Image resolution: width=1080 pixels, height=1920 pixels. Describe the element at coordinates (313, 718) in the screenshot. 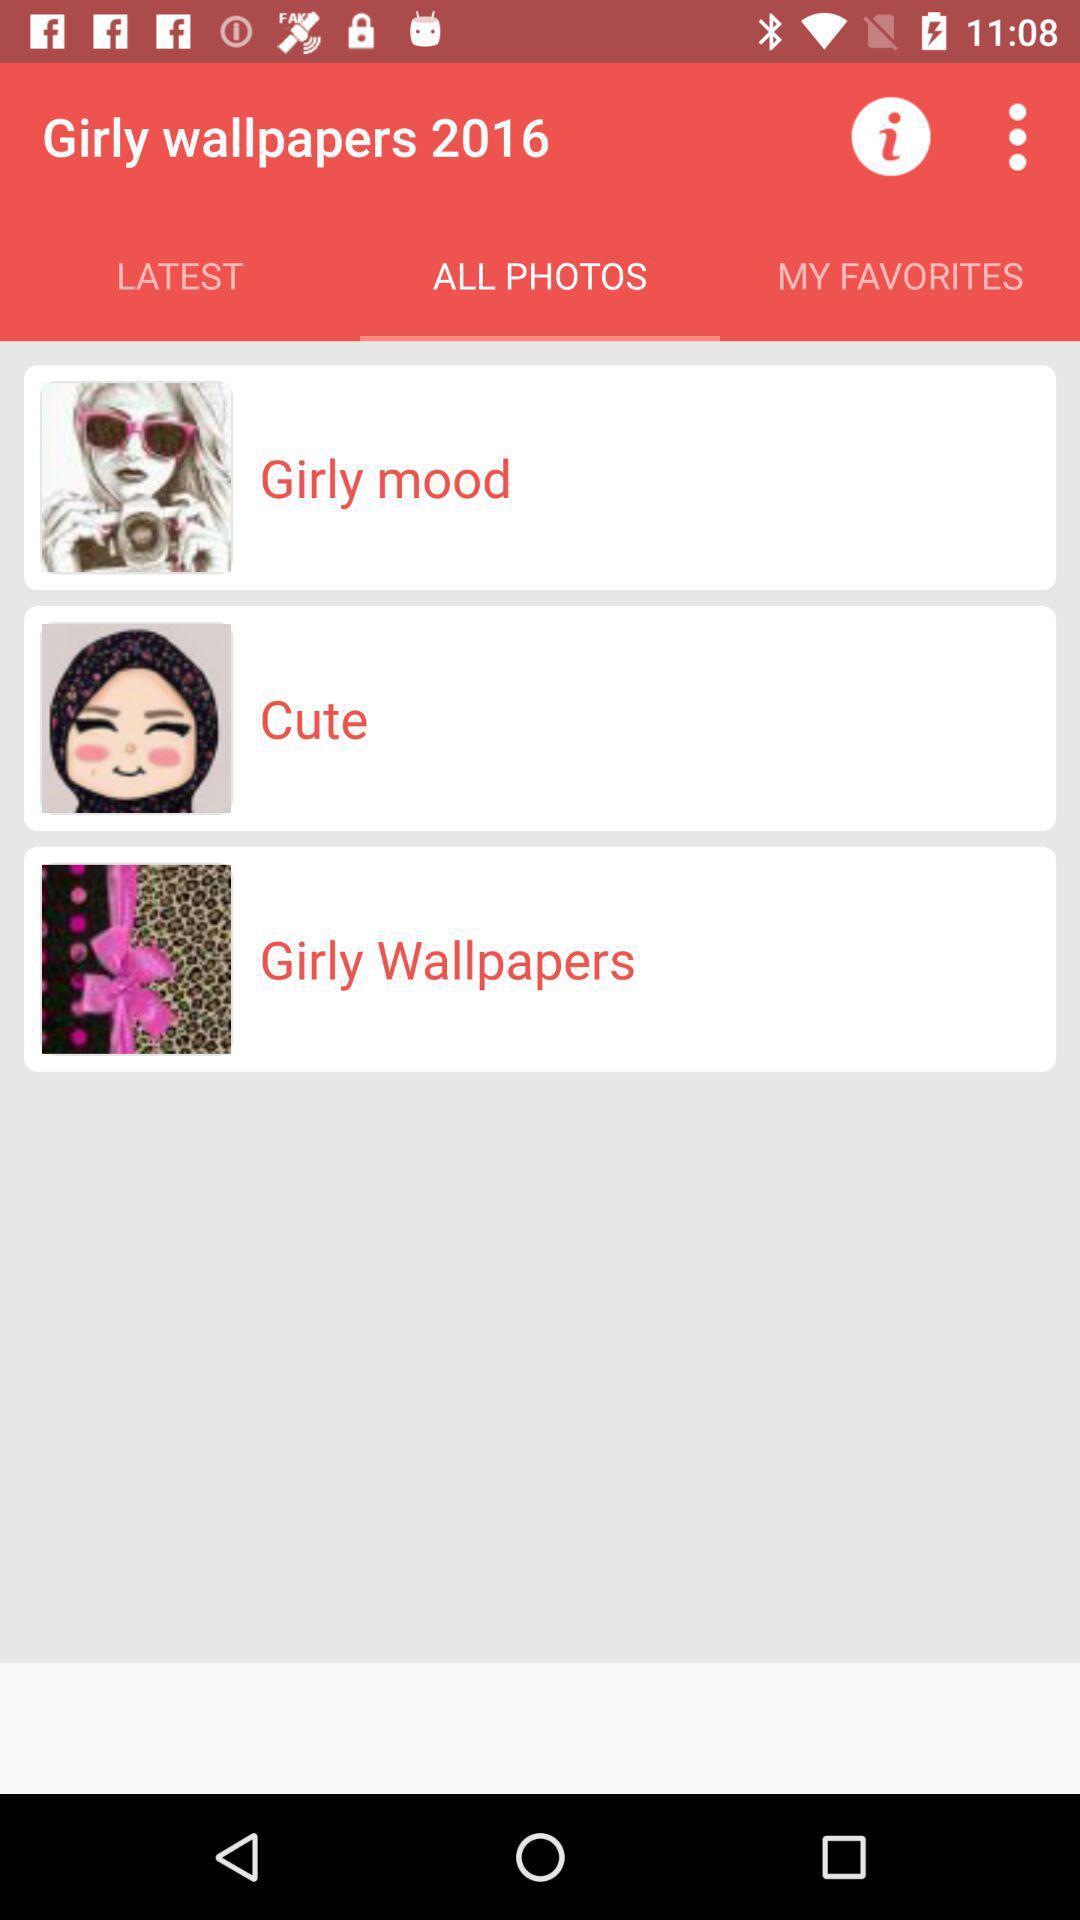

I see `cute` at that location.